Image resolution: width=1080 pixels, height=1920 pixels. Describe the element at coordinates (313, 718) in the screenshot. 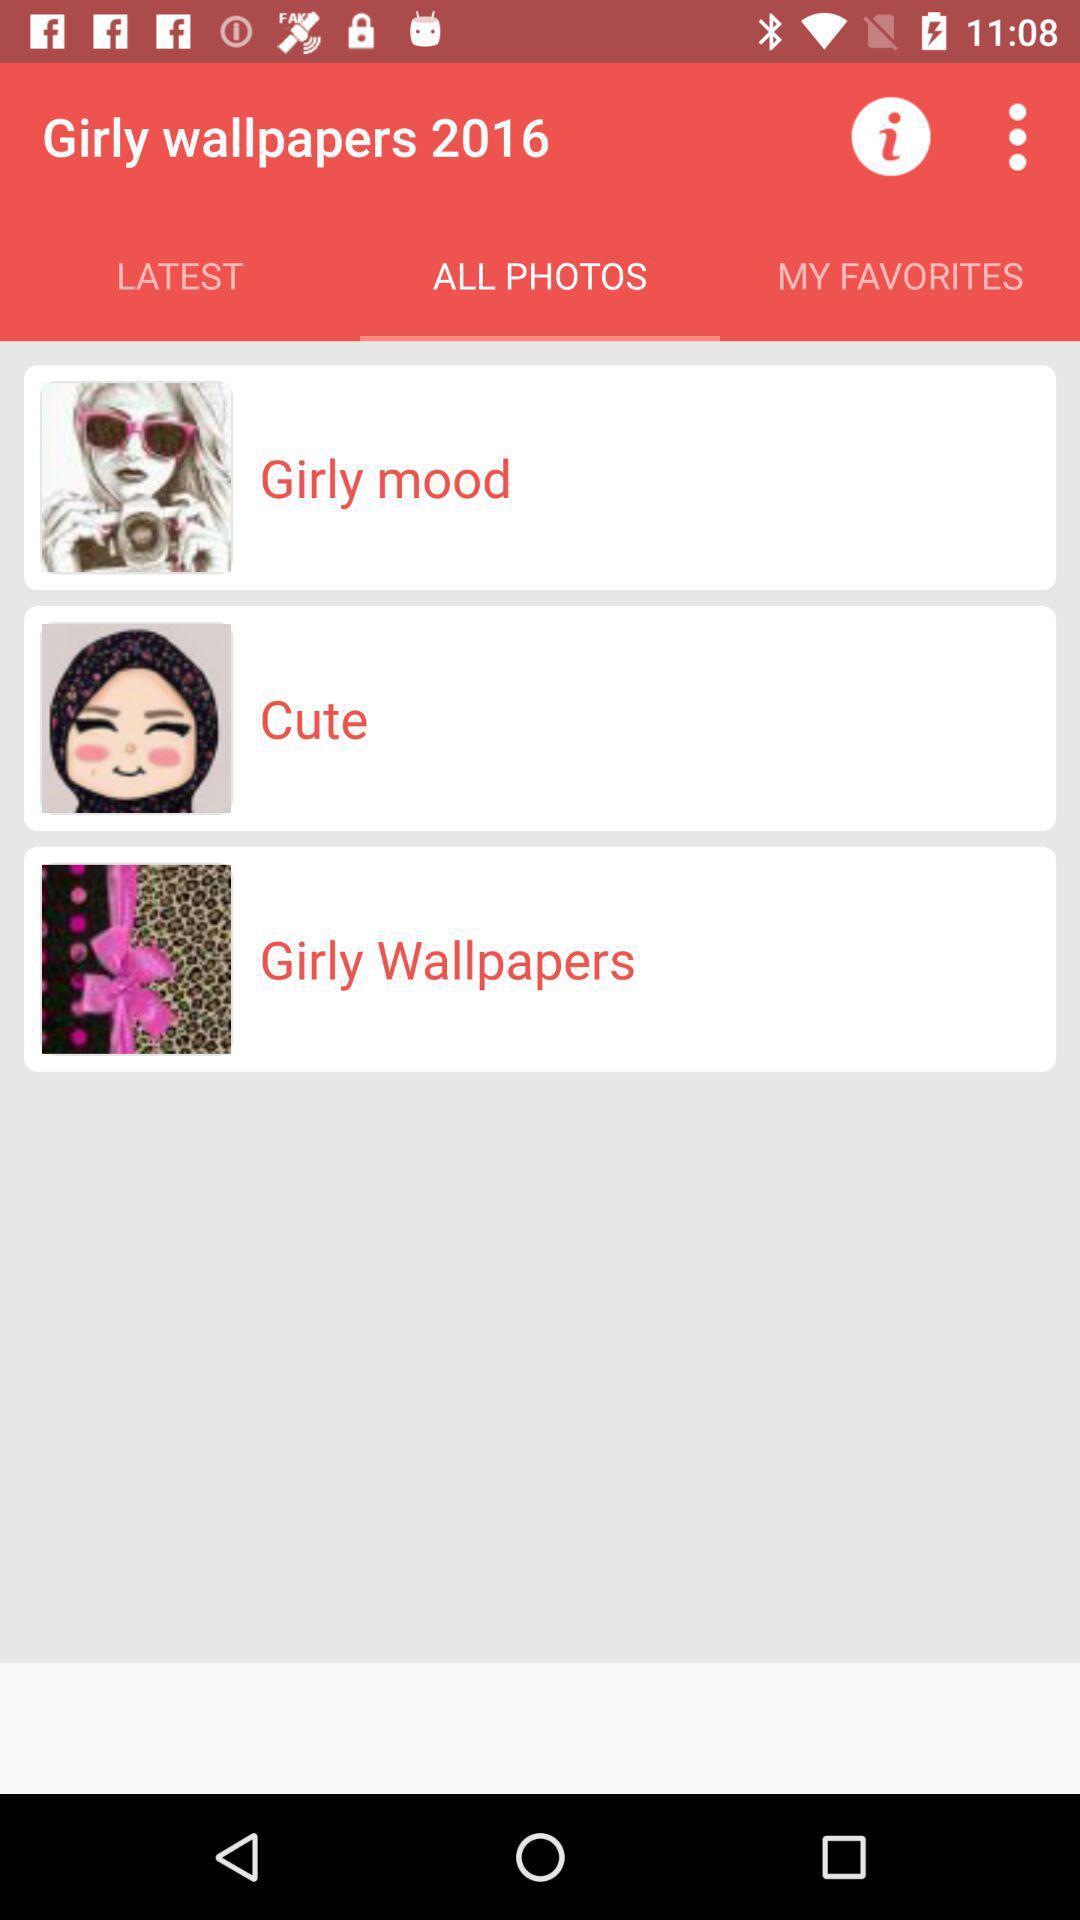

I see `cute` at that location.